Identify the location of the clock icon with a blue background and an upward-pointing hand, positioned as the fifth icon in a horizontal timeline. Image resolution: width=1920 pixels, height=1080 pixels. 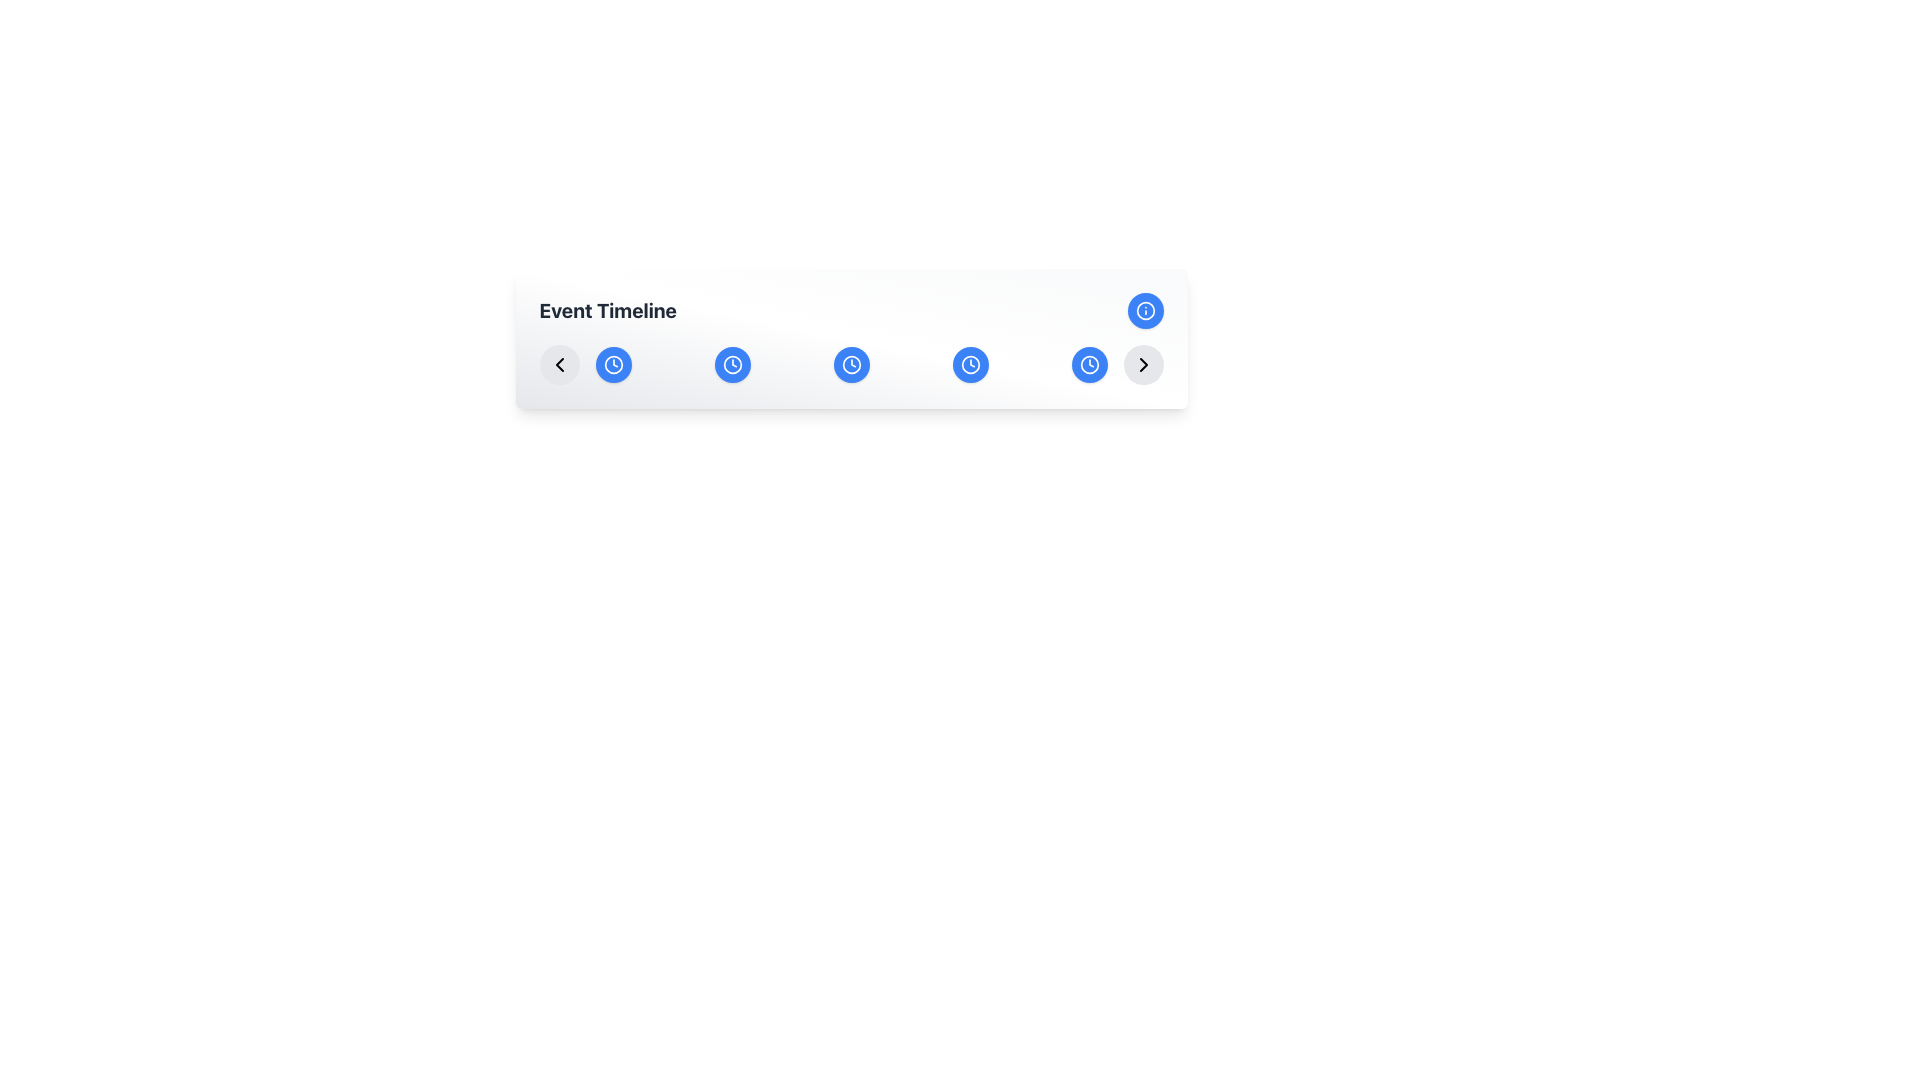
(970, 365).